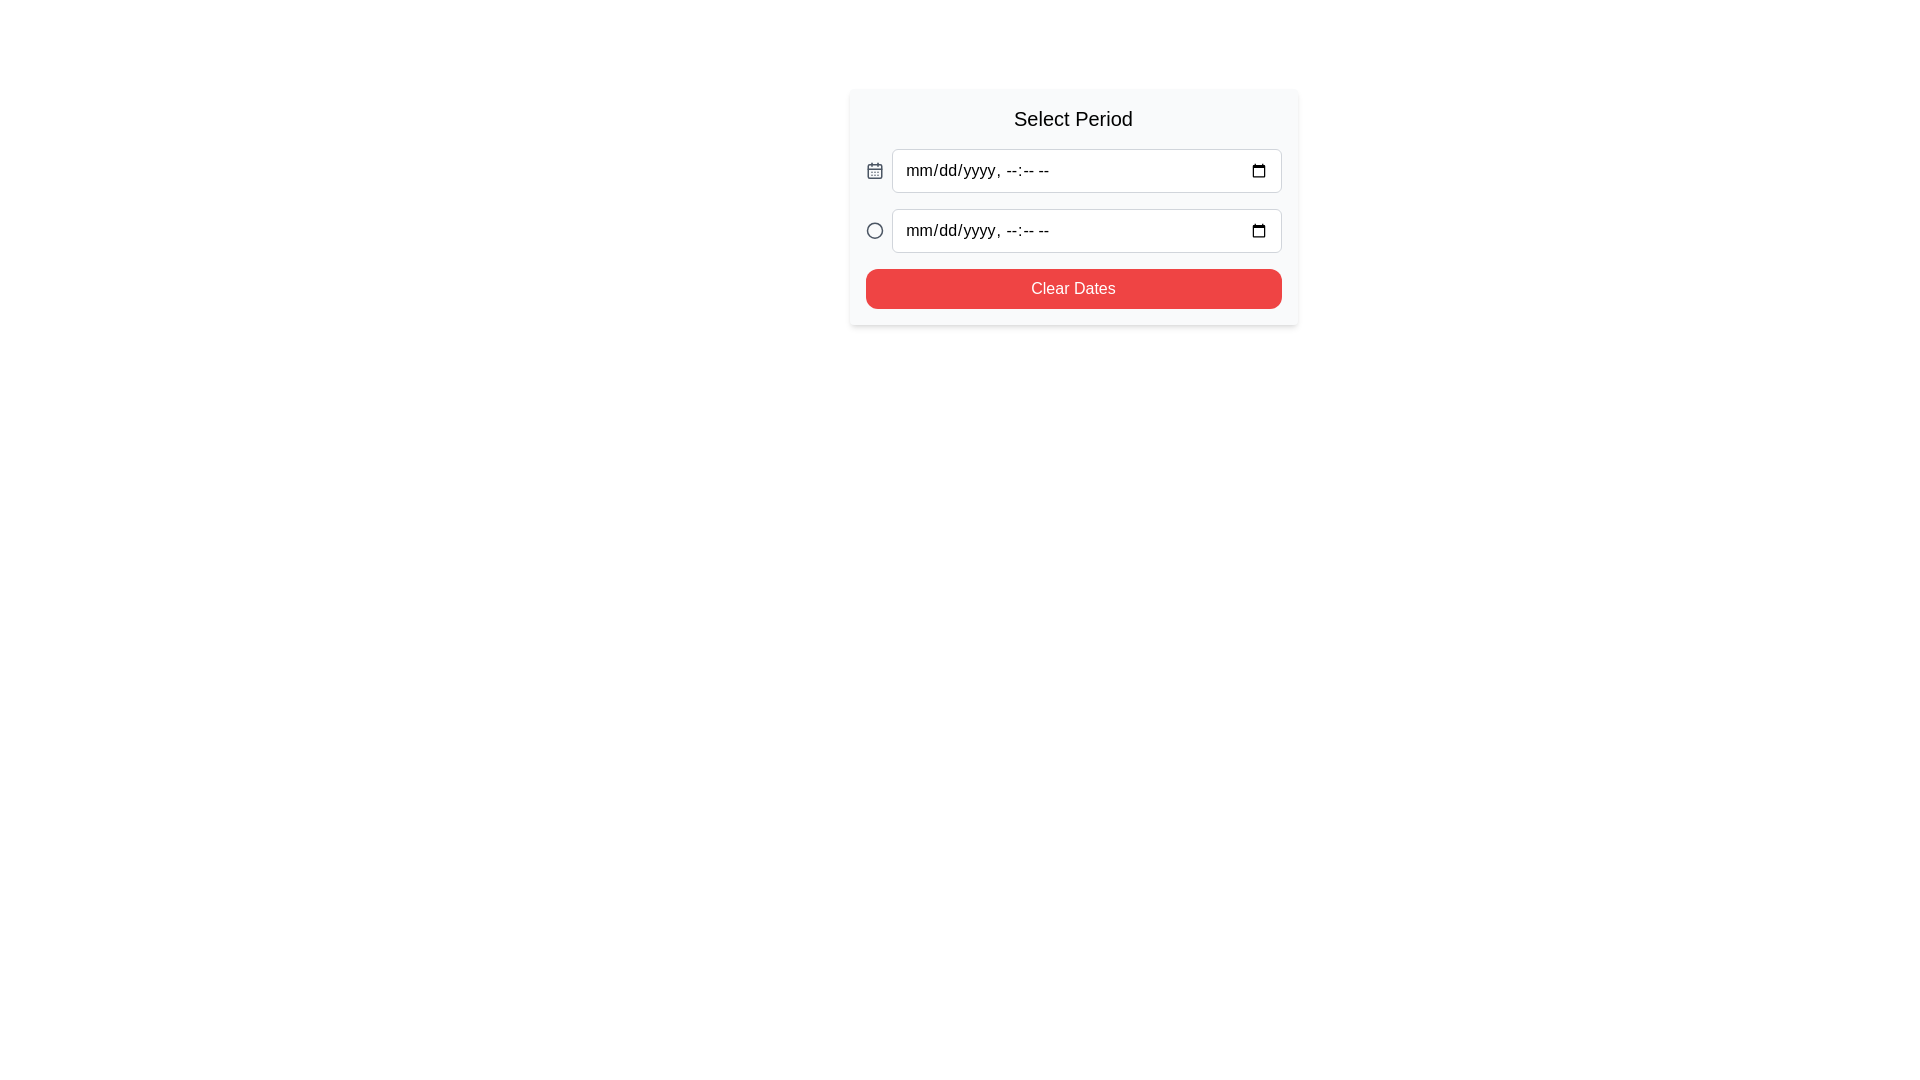 The width and height of the screenshot is (1920, 1080). Describe the element at coordinates (1072, 230) in the screenshot. I see `the radio button in the date-time selection component located below the first date-time input and above the 'Clear Dates' button` at that location.